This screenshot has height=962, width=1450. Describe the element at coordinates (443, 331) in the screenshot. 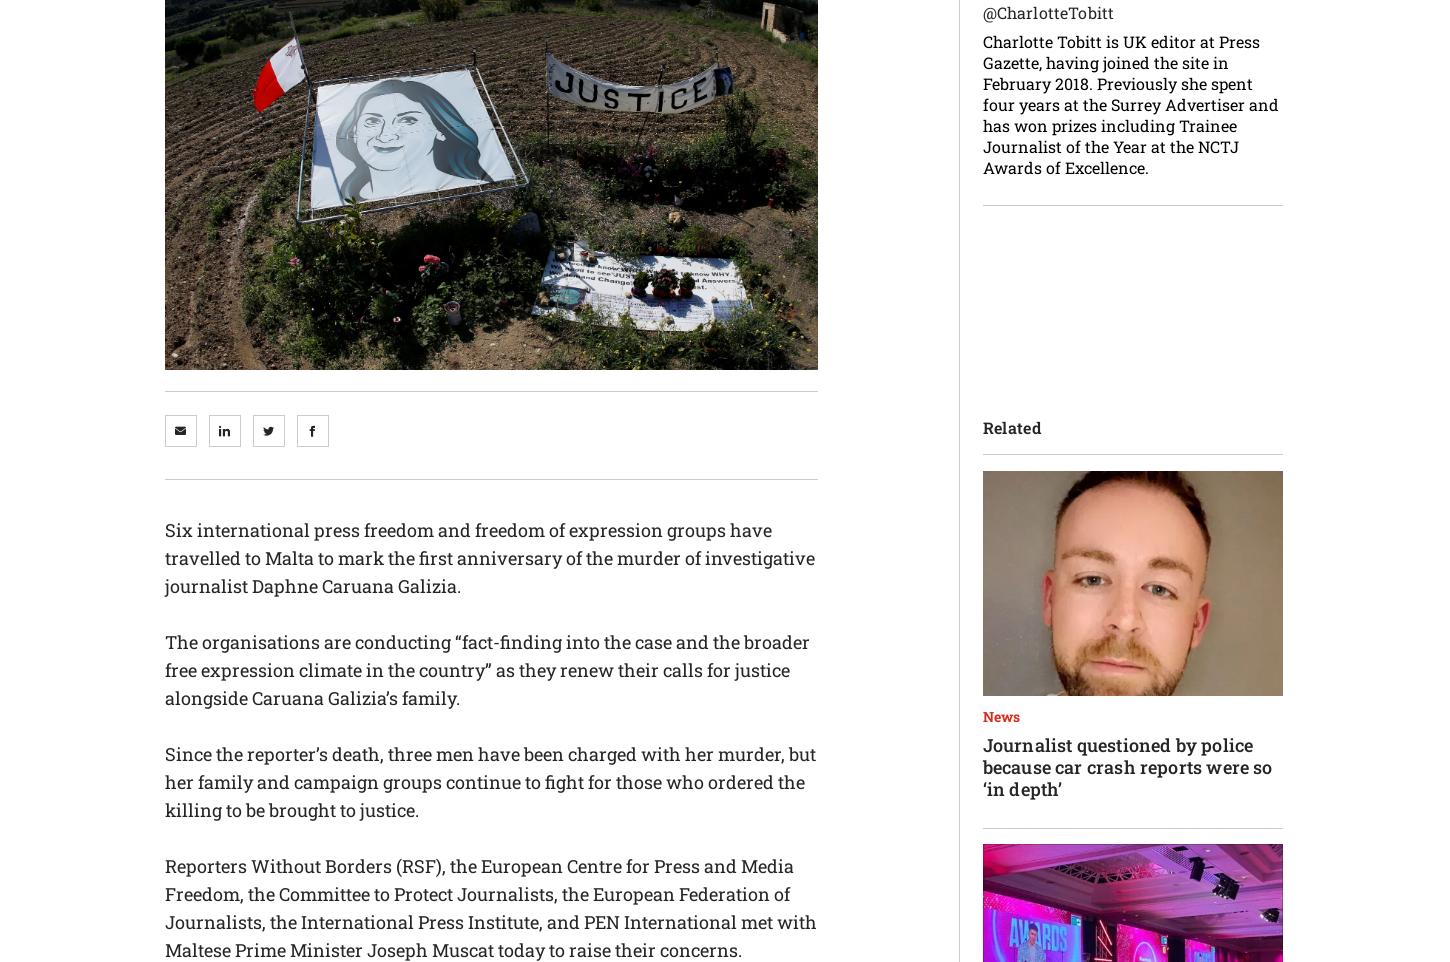

I see `'See All'` at that location.